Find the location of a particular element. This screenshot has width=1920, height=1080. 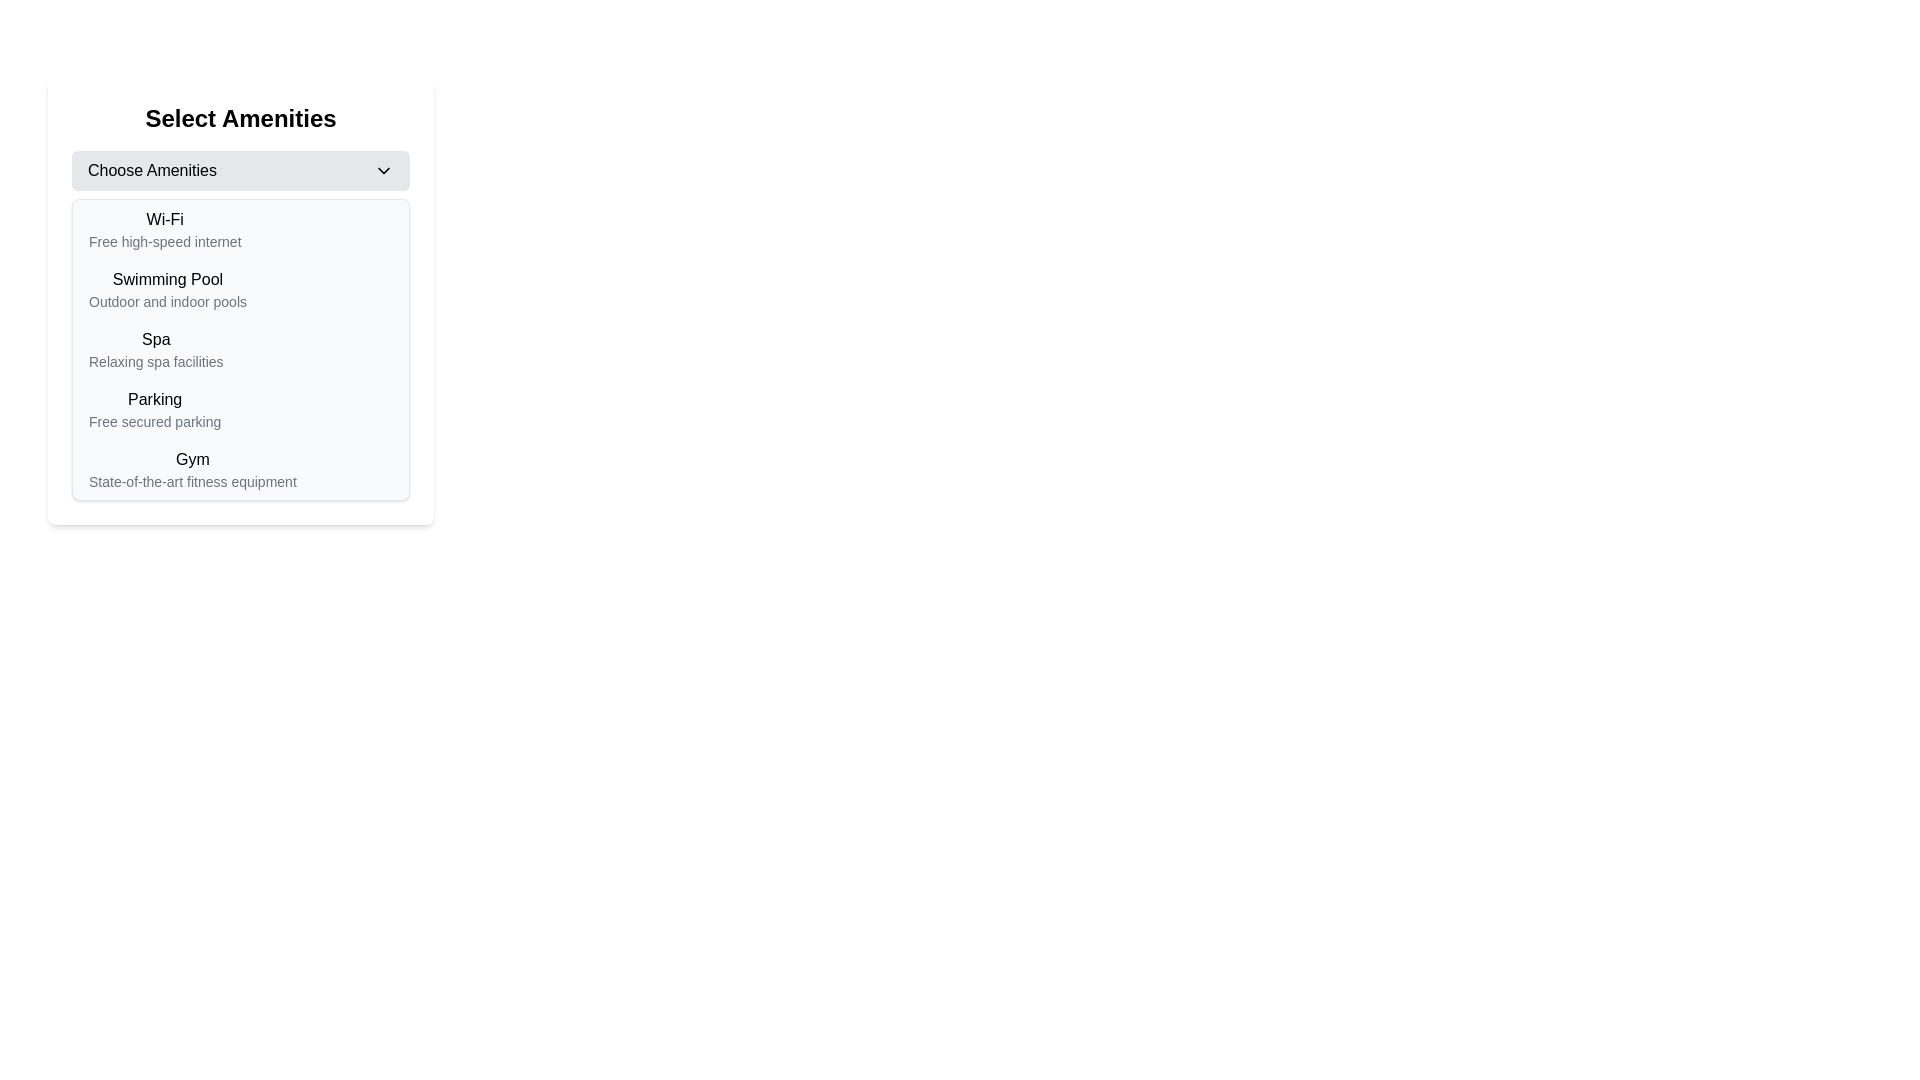

the text label reading 'Spa', which is the first element in the vertical list of amenities, styled with a medium-weight font is located at coordinates (155, 338).